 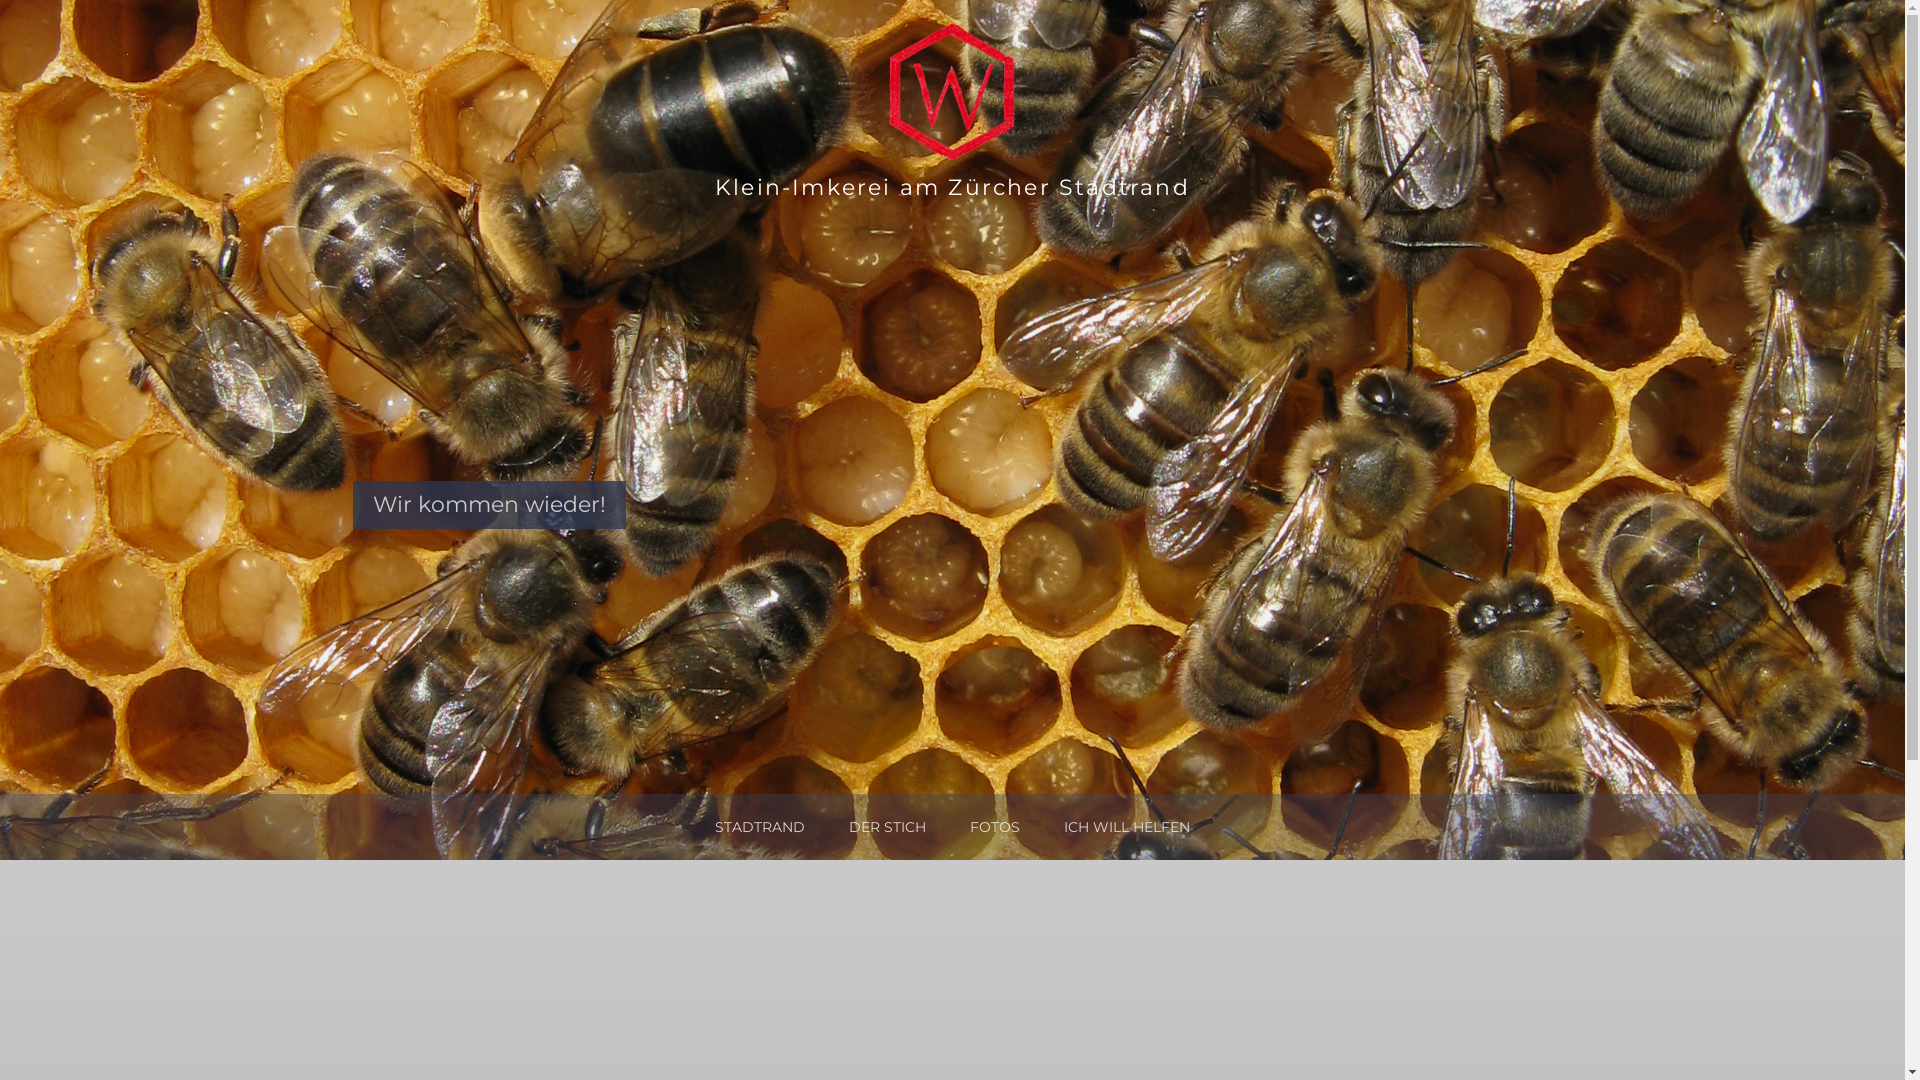 I want to click on 'DER STICH', so click(x=849, y=826).